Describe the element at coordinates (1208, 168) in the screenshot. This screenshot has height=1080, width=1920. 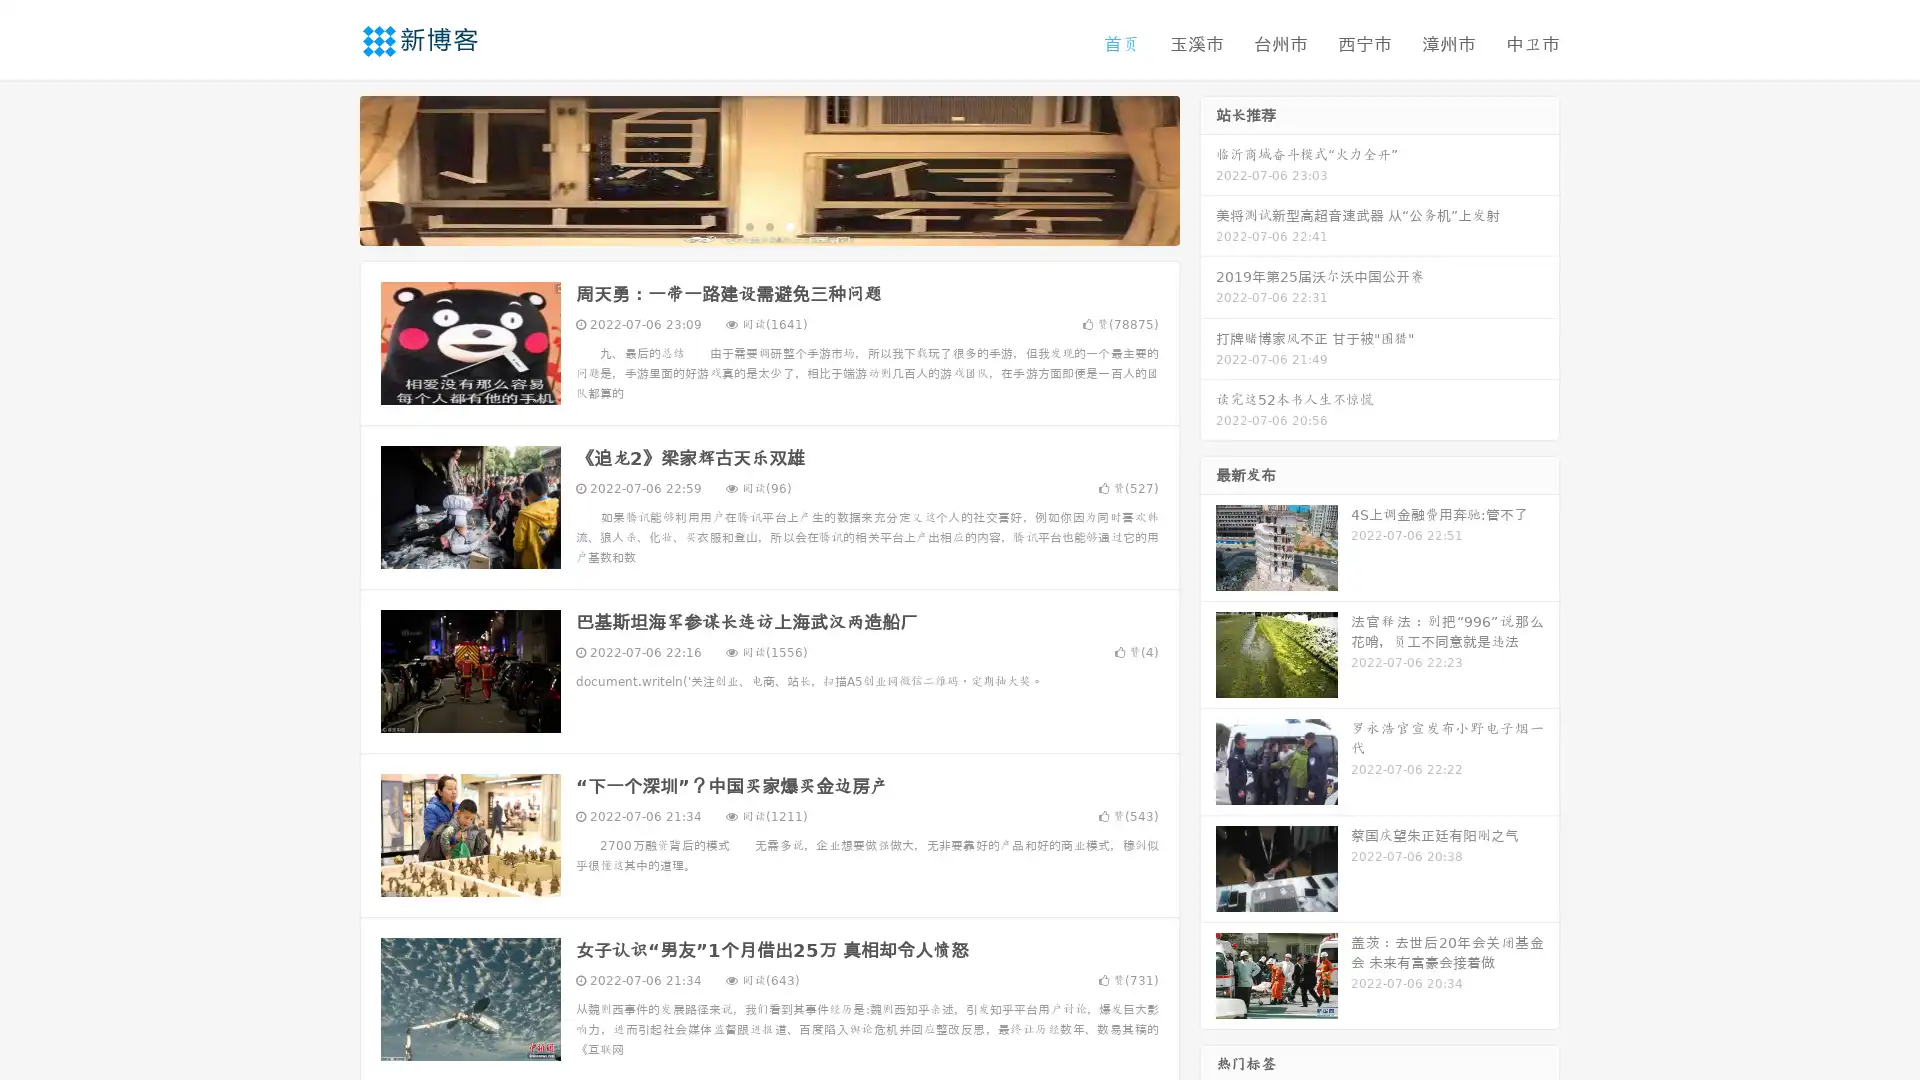
I see `Next slide` at that location.